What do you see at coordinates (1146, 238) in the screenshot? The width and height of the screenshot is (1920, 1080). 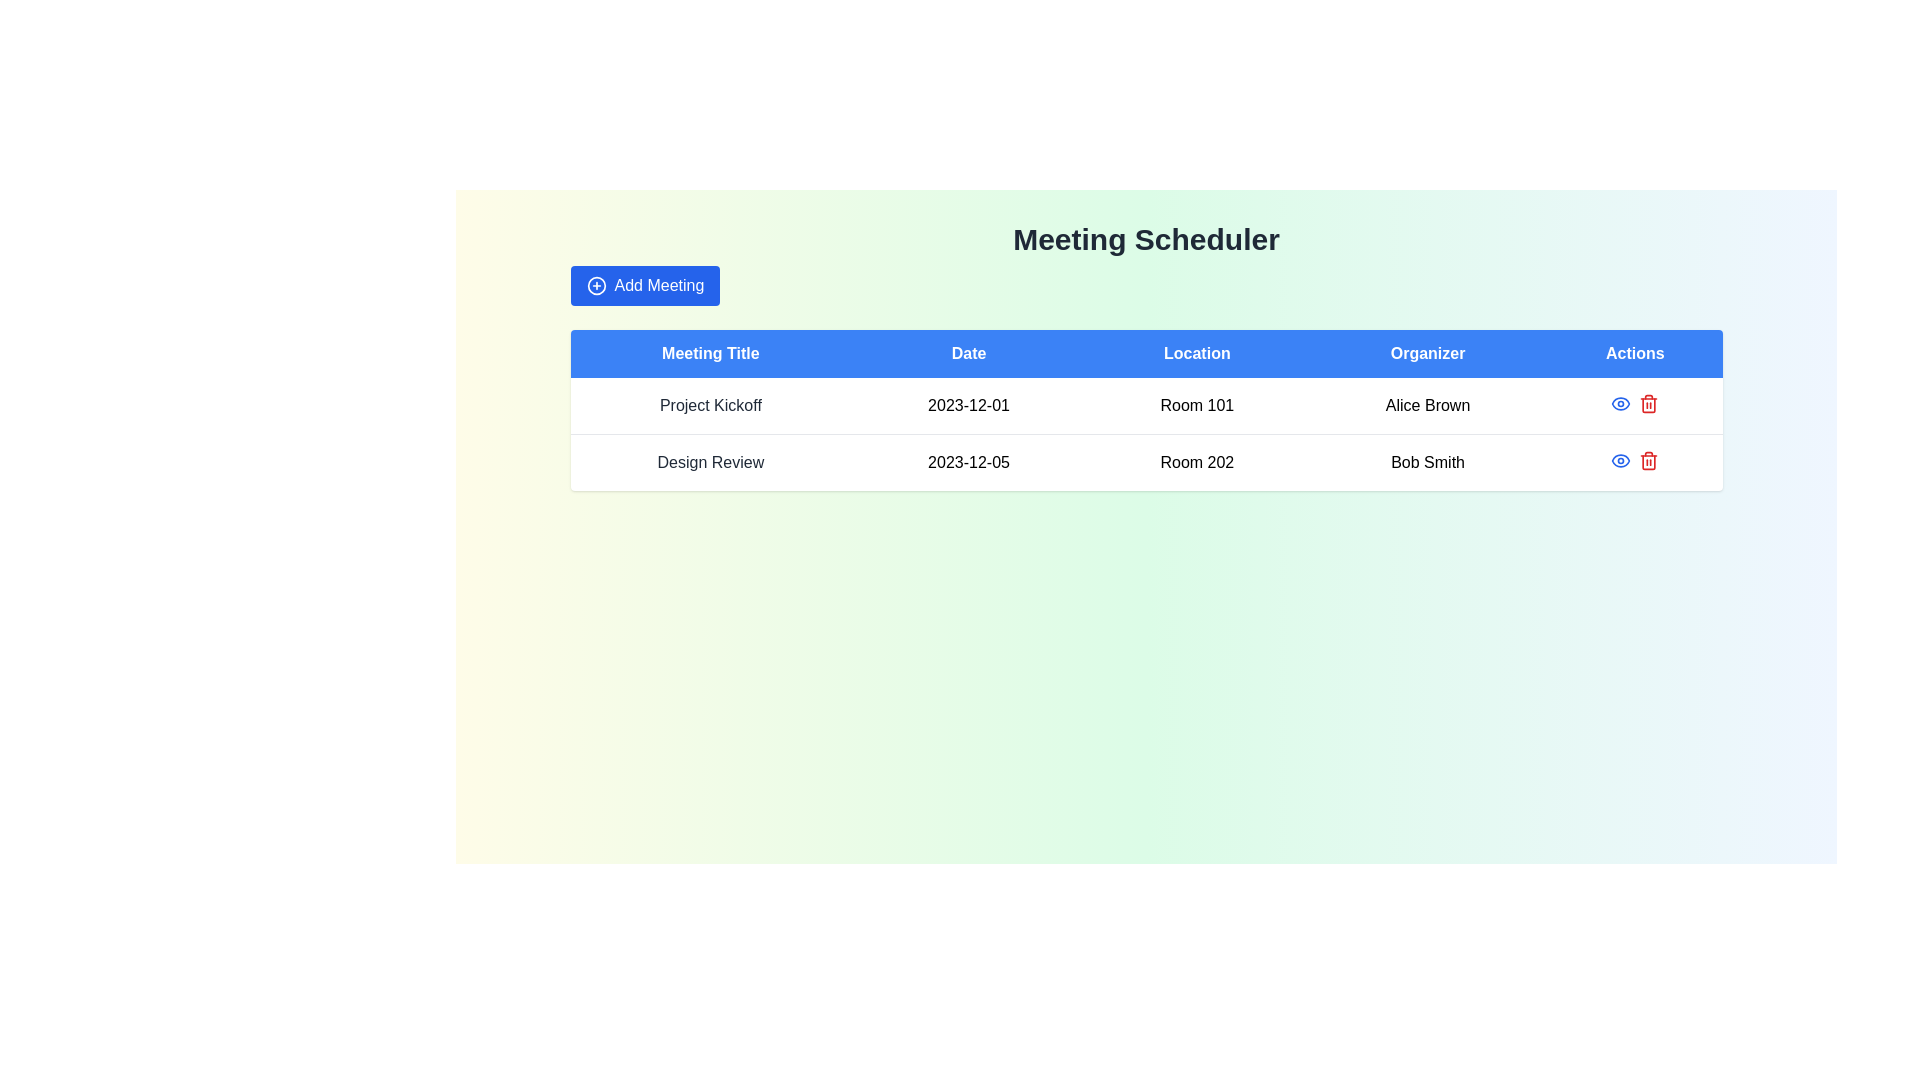 I see `the 'Meeting Scheduler' text header, which is a large, bold title positioned at the top of the interface, directly above the 'Add Meeting' button` at bounding box center [1146, 238].